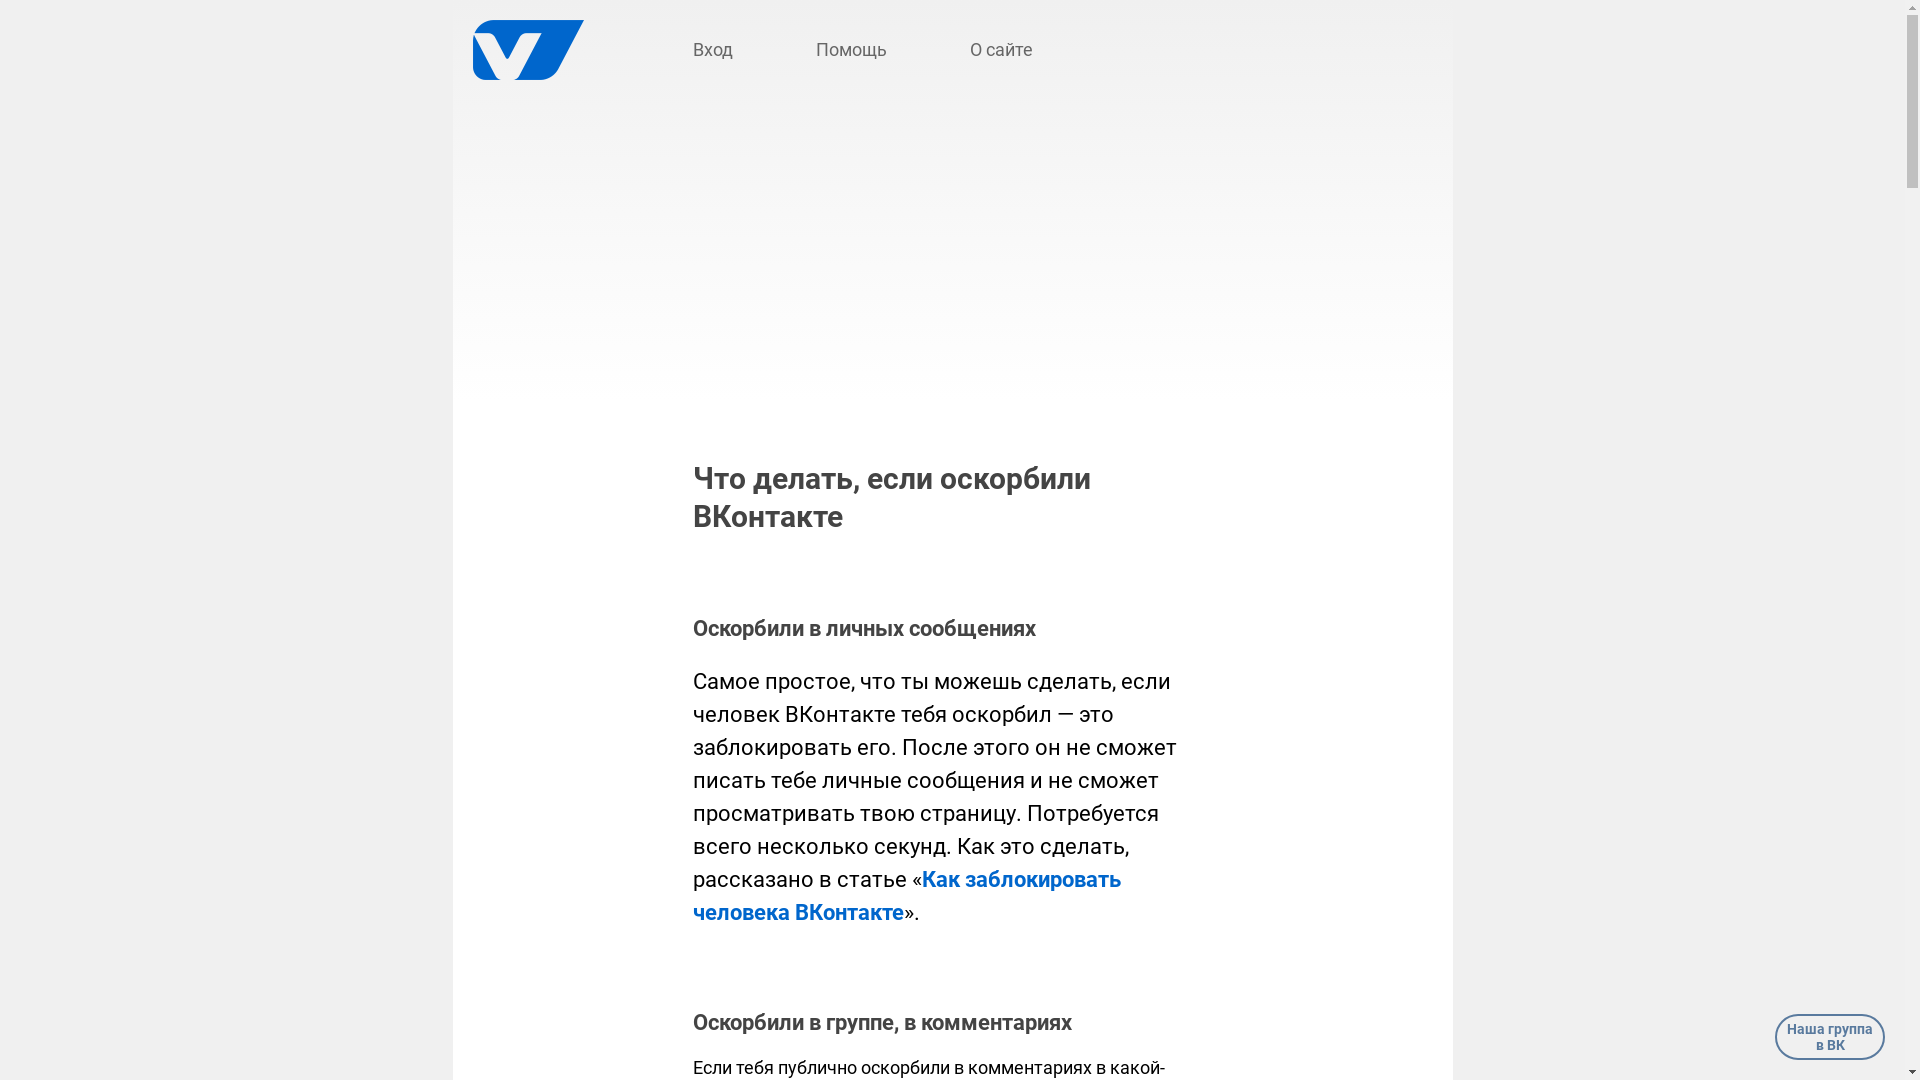 The width and height of the screenshot is (1920, 1080). I want to click on 'Advertisement', so click(950, 258).